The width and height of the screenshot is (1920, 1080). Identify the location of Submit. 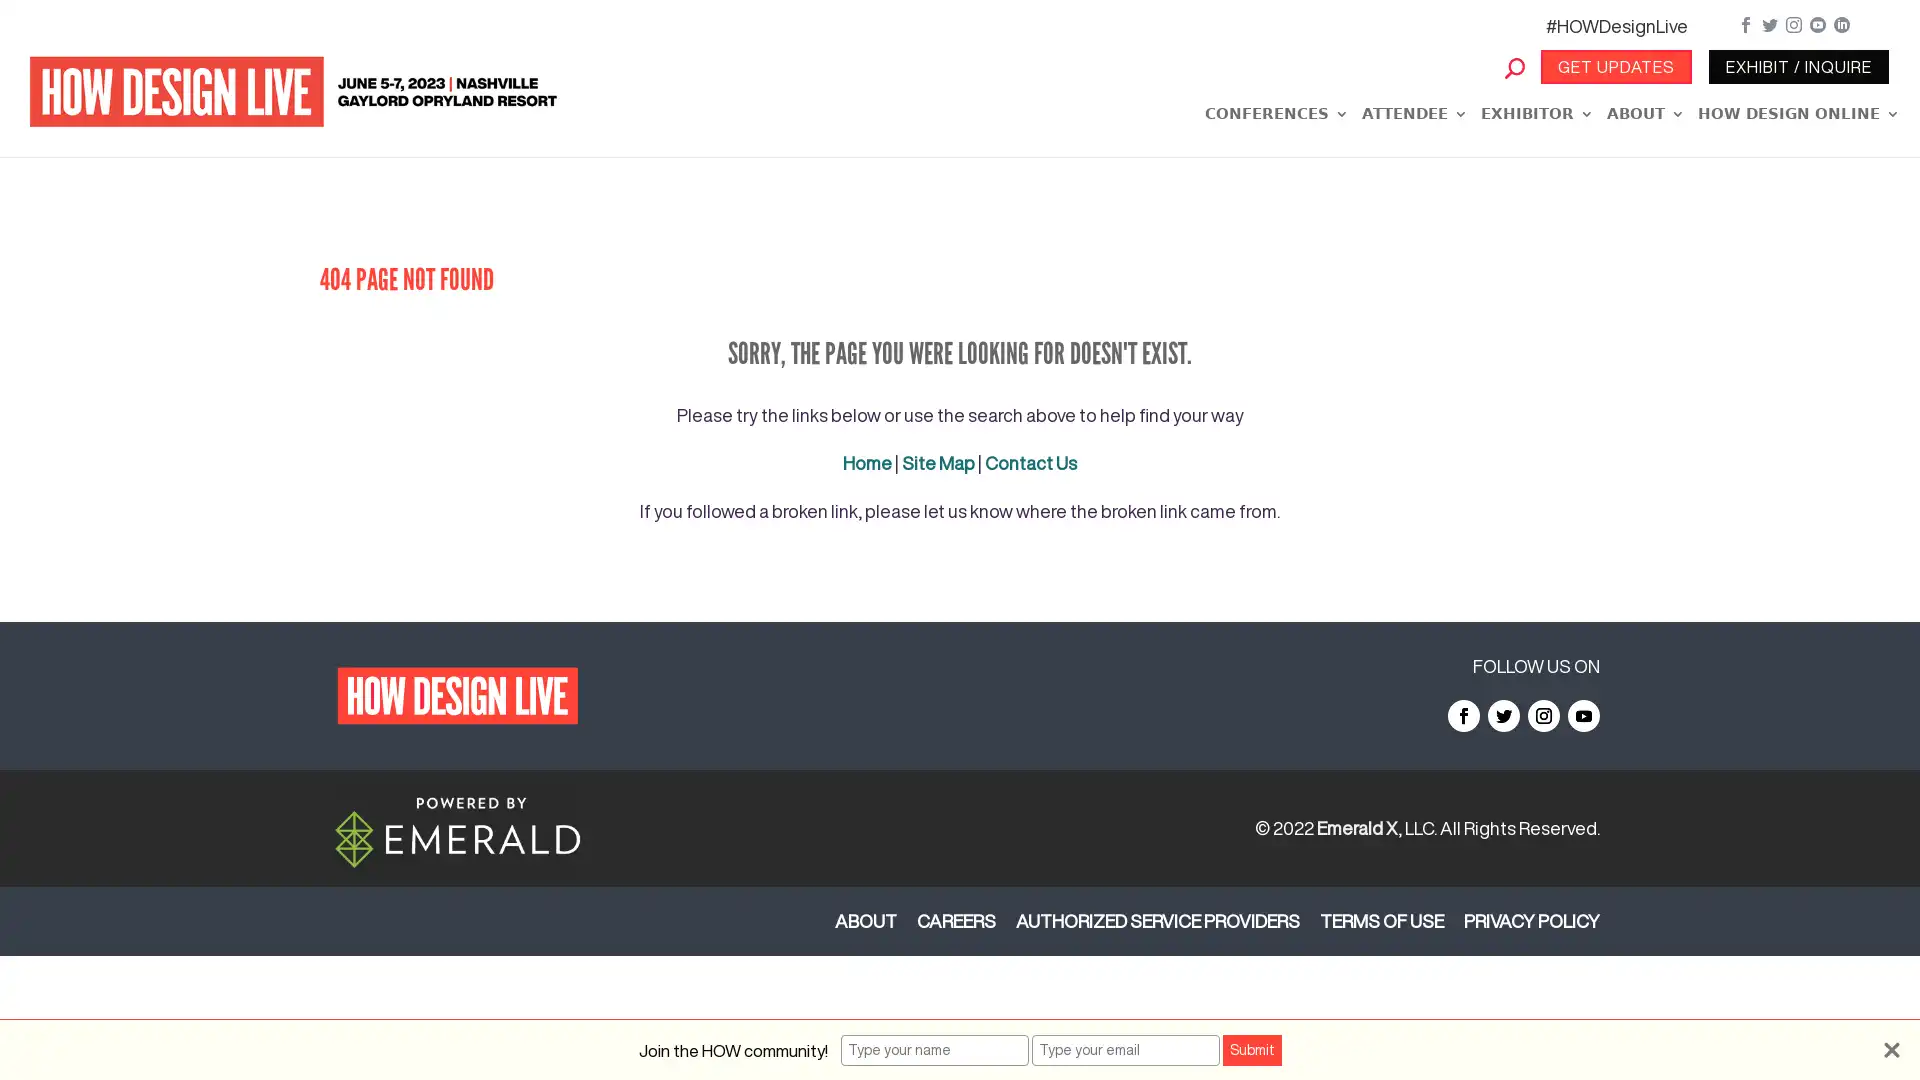
(1250, 1049).